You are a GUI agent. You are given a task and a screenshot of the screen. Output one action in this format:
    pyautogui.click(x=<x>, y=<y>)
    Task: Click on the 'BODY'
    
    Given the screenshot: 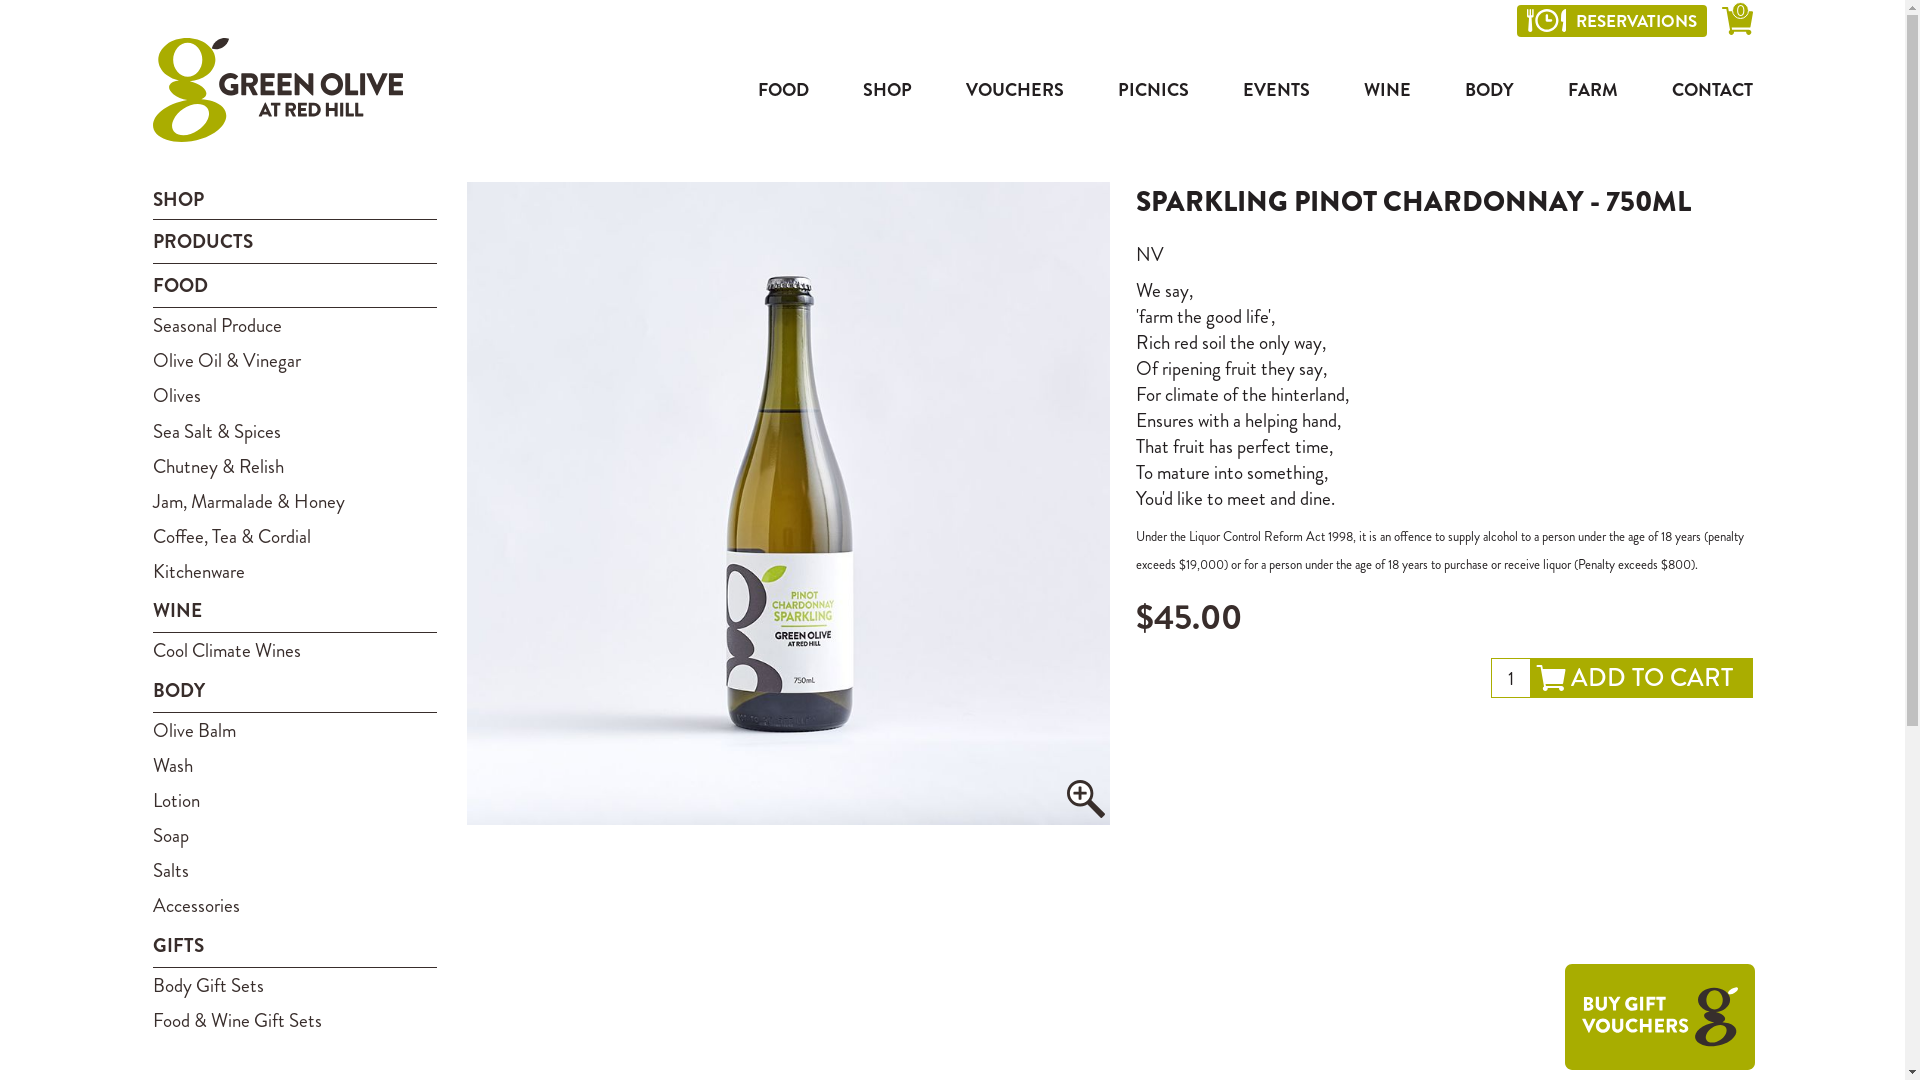 What is the action you would take?
    pyautogui.click(x=1488, y=88)
    